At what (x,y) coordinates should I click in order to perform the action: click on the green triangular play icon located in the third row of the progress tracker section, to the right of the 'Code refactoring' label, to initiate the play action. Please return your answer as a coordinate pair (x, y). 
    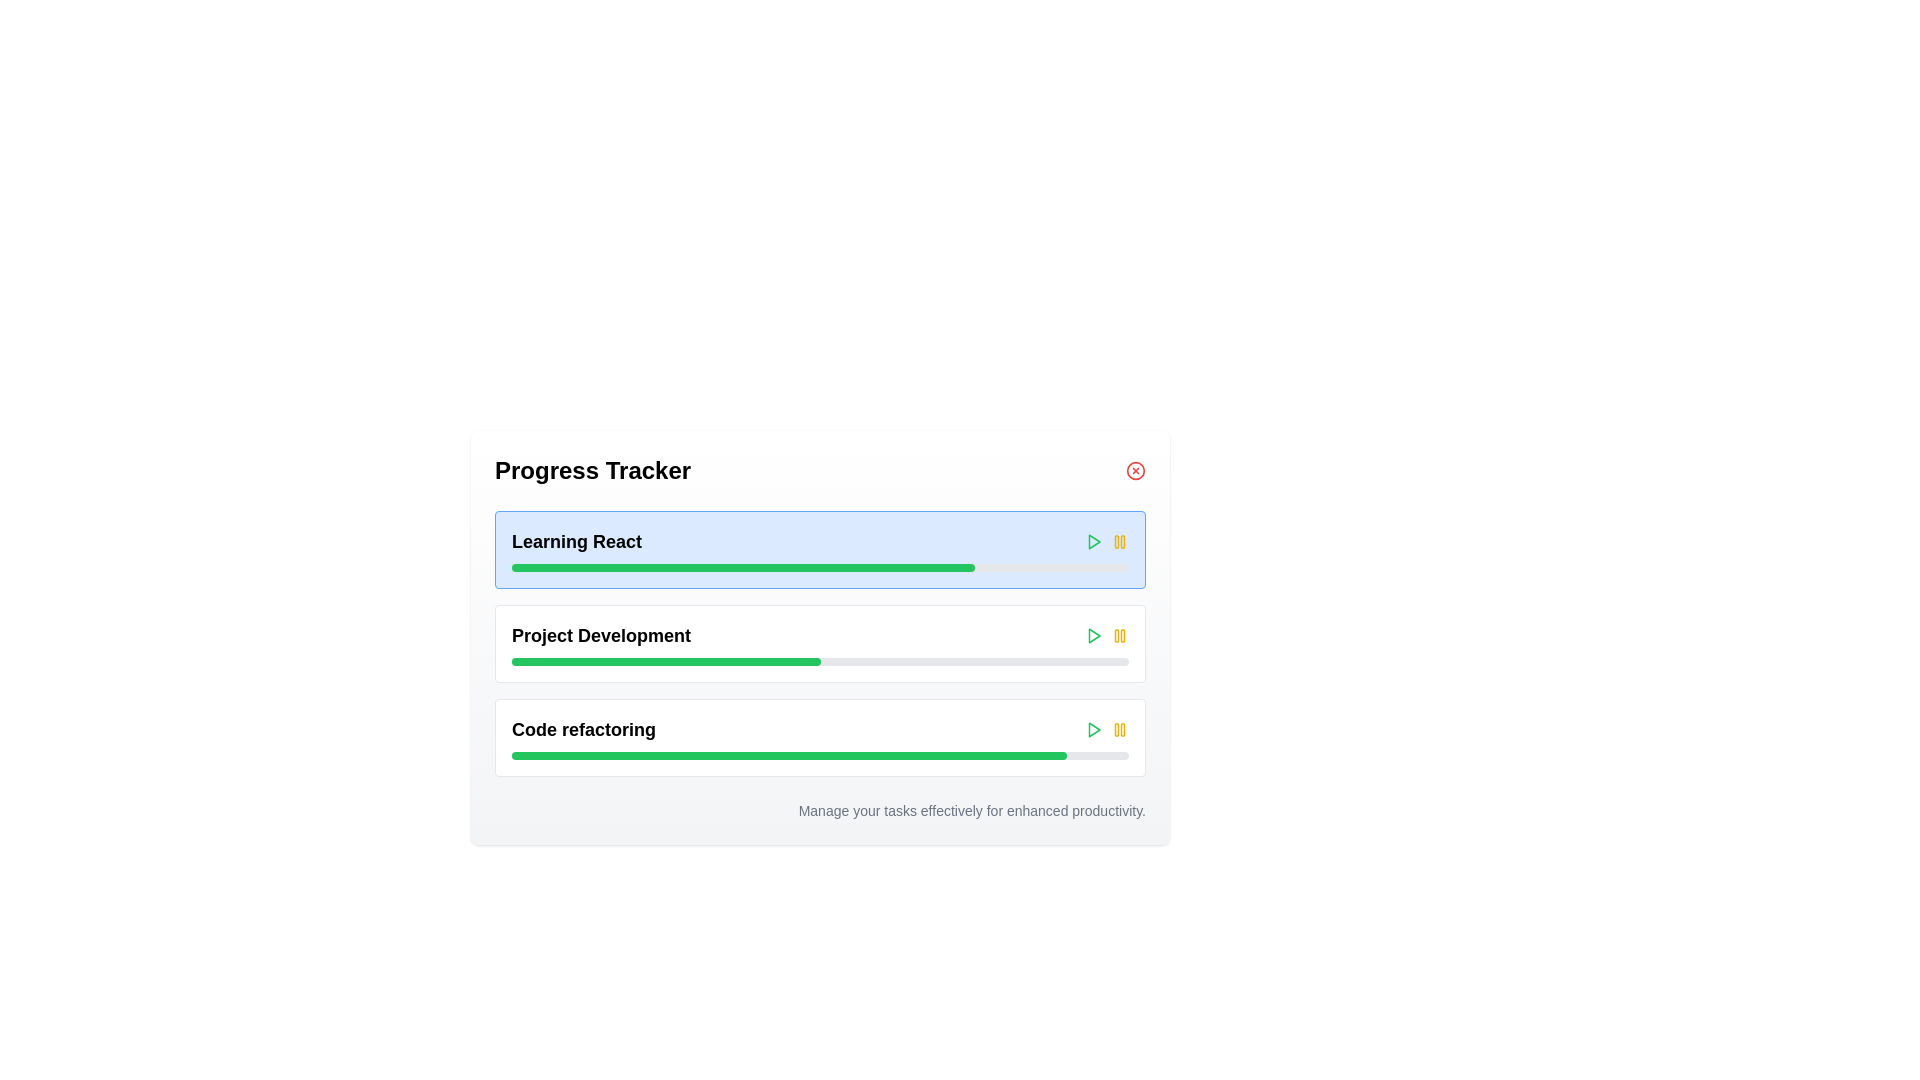
    Looking at the image, I should click on (1093, 729).